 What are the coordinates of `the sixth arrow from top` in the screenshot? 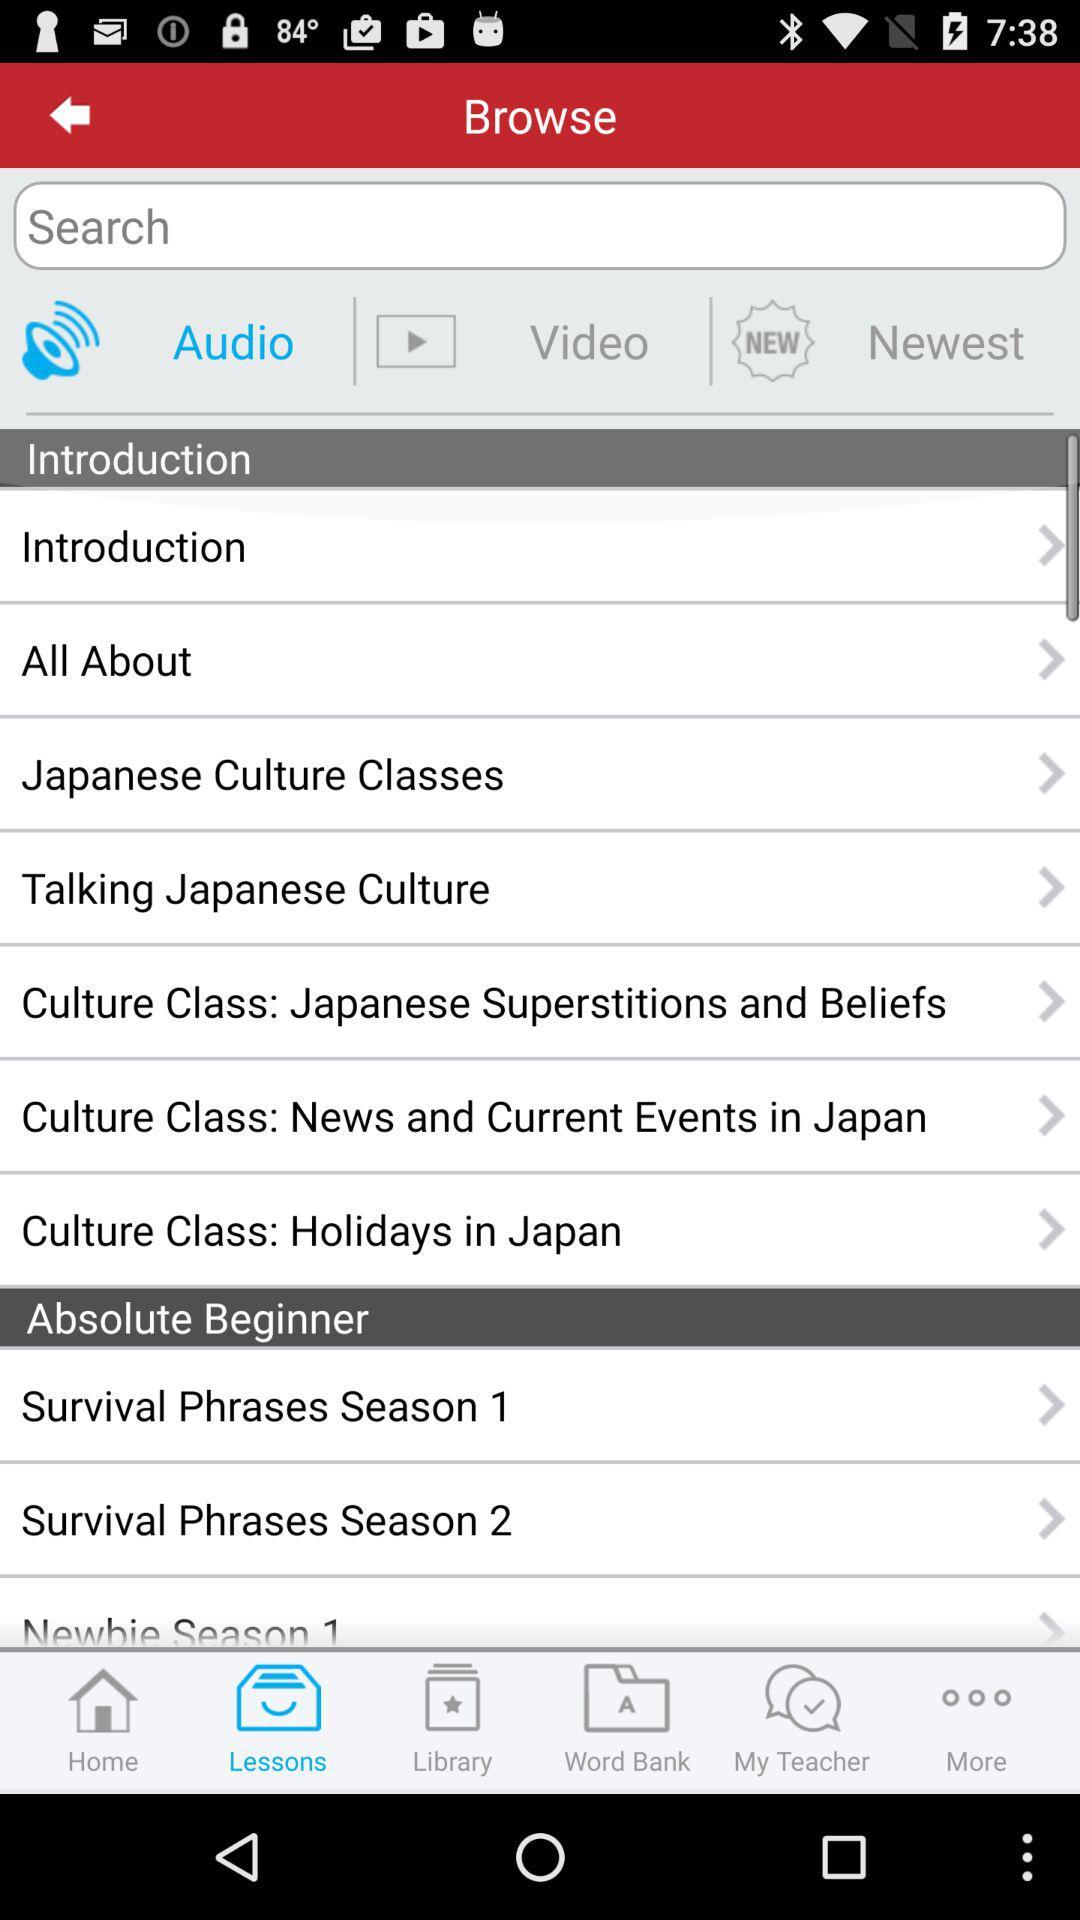 It's located at (1052, 1113).